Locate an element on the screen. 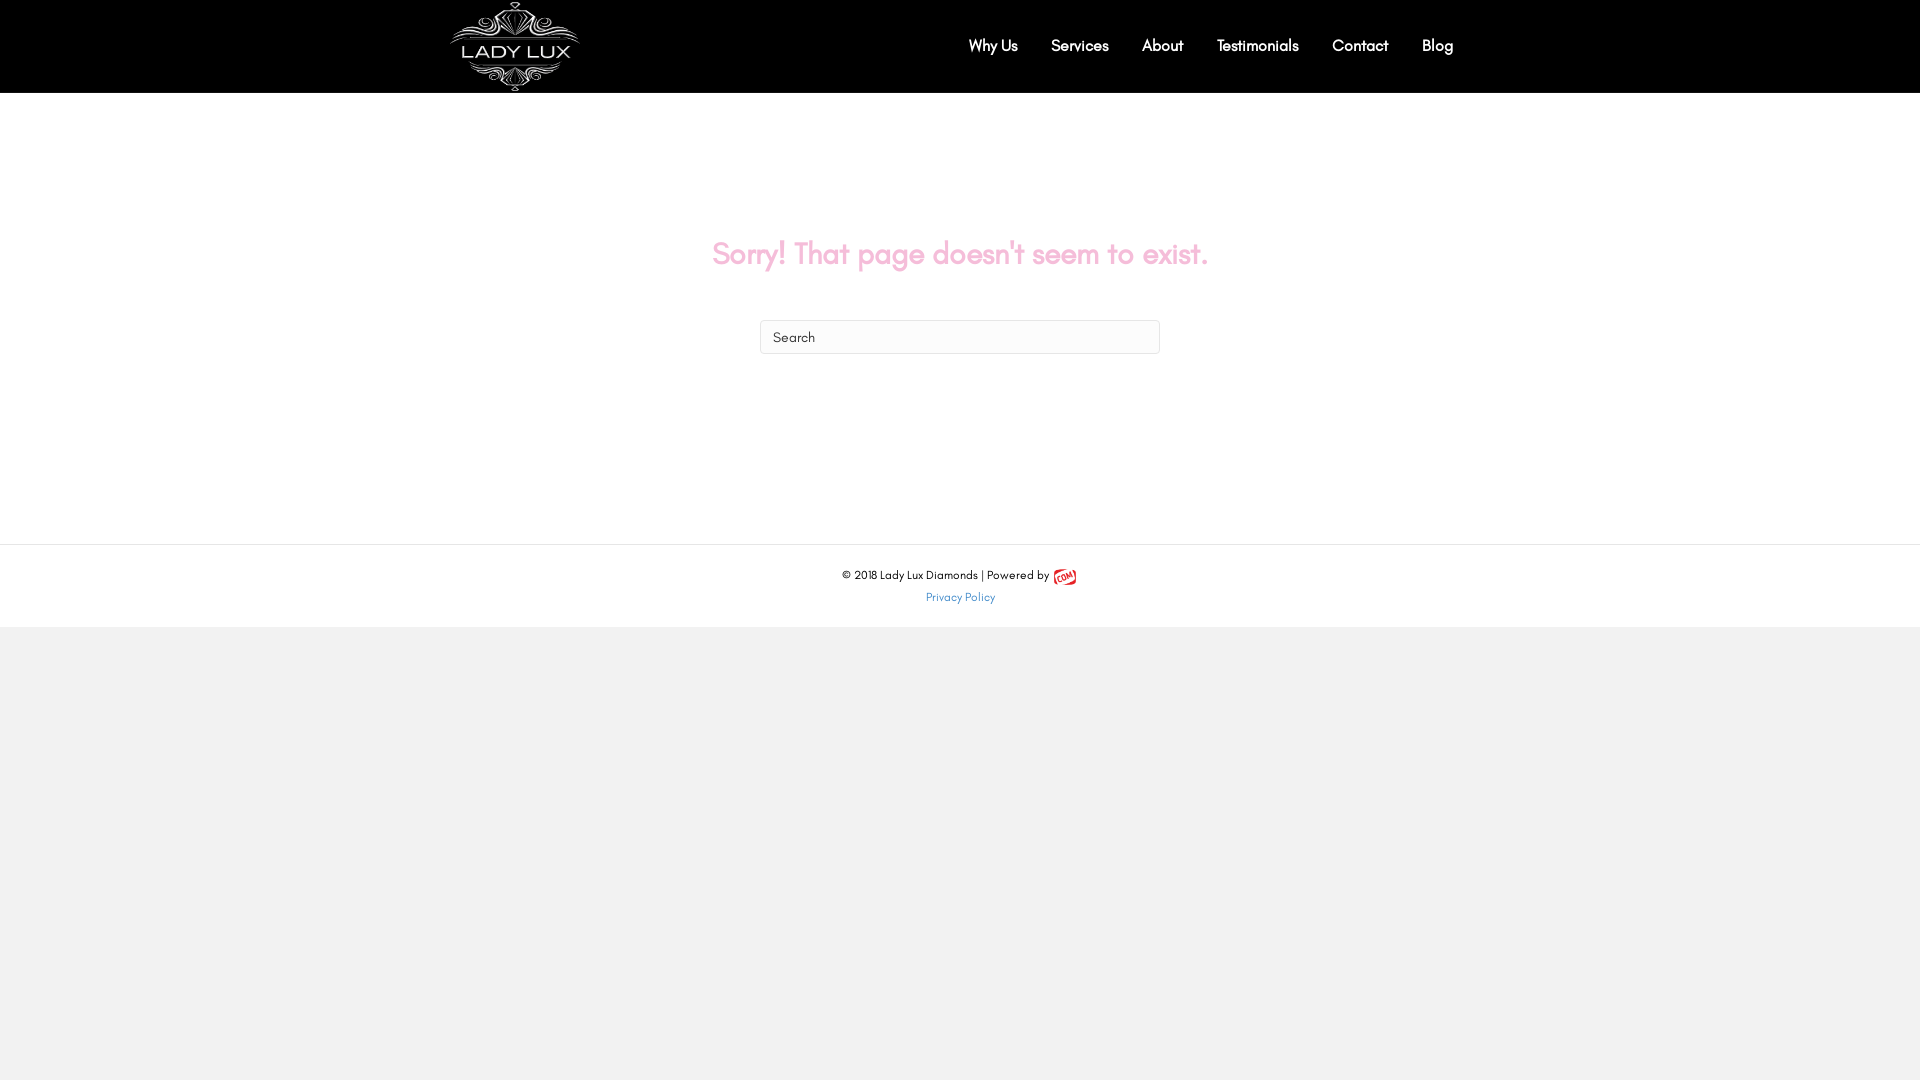  'Contact' is located at coordinates (1359, 45).